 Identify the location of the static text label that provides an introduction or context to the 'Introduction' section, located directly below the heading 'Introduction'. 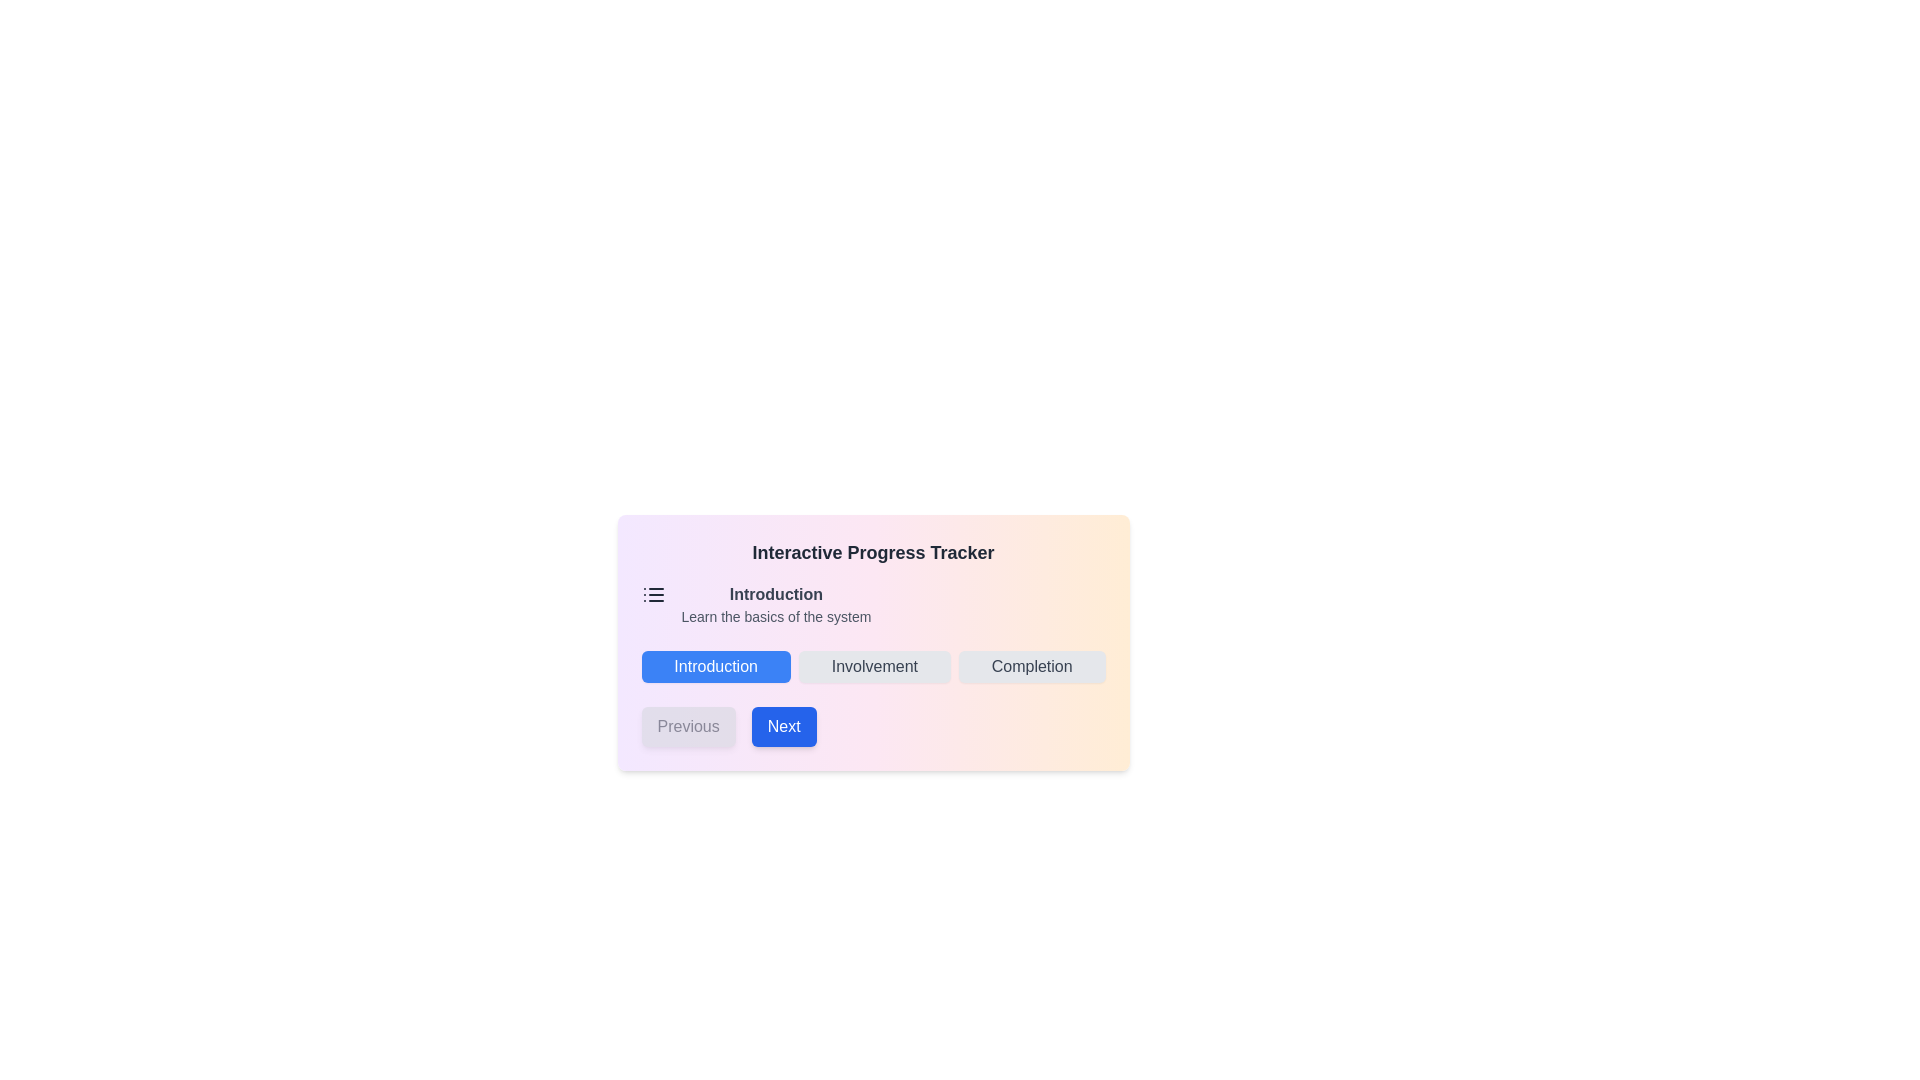
(775, 616).